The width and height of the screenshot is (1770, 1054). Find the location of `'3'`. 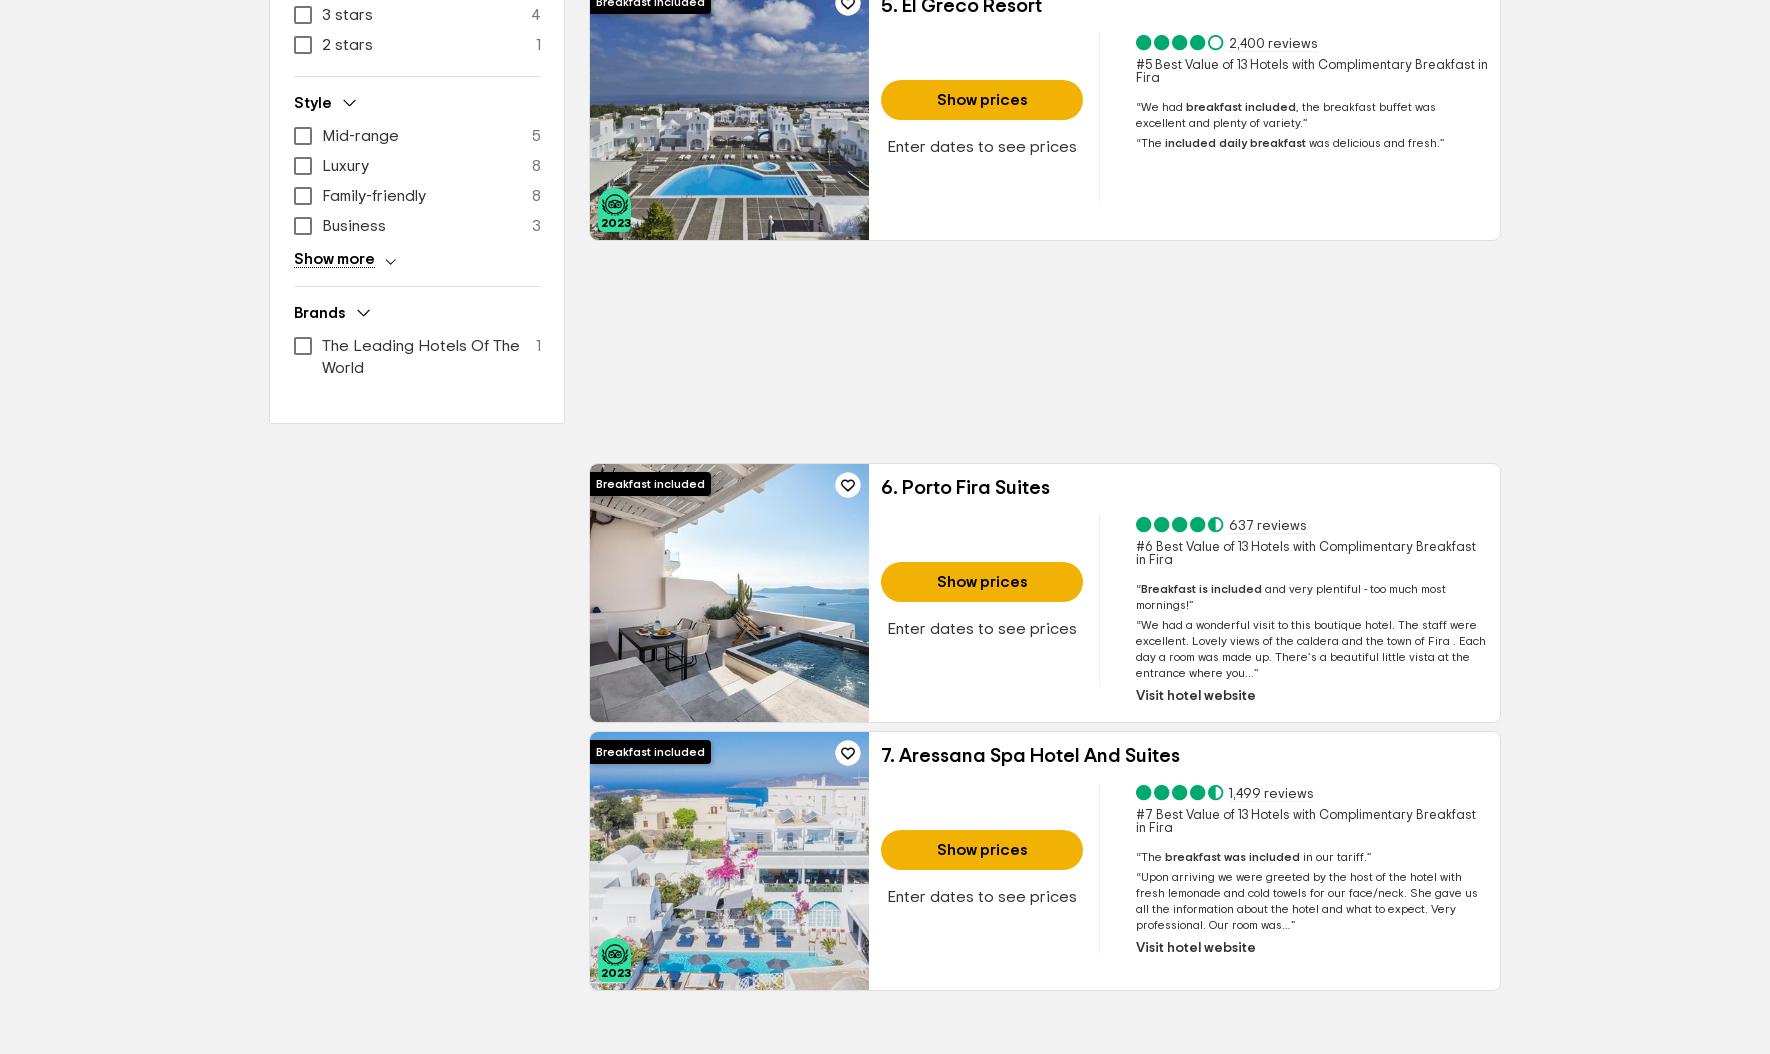

'3' is located at coordinates (536, 225).